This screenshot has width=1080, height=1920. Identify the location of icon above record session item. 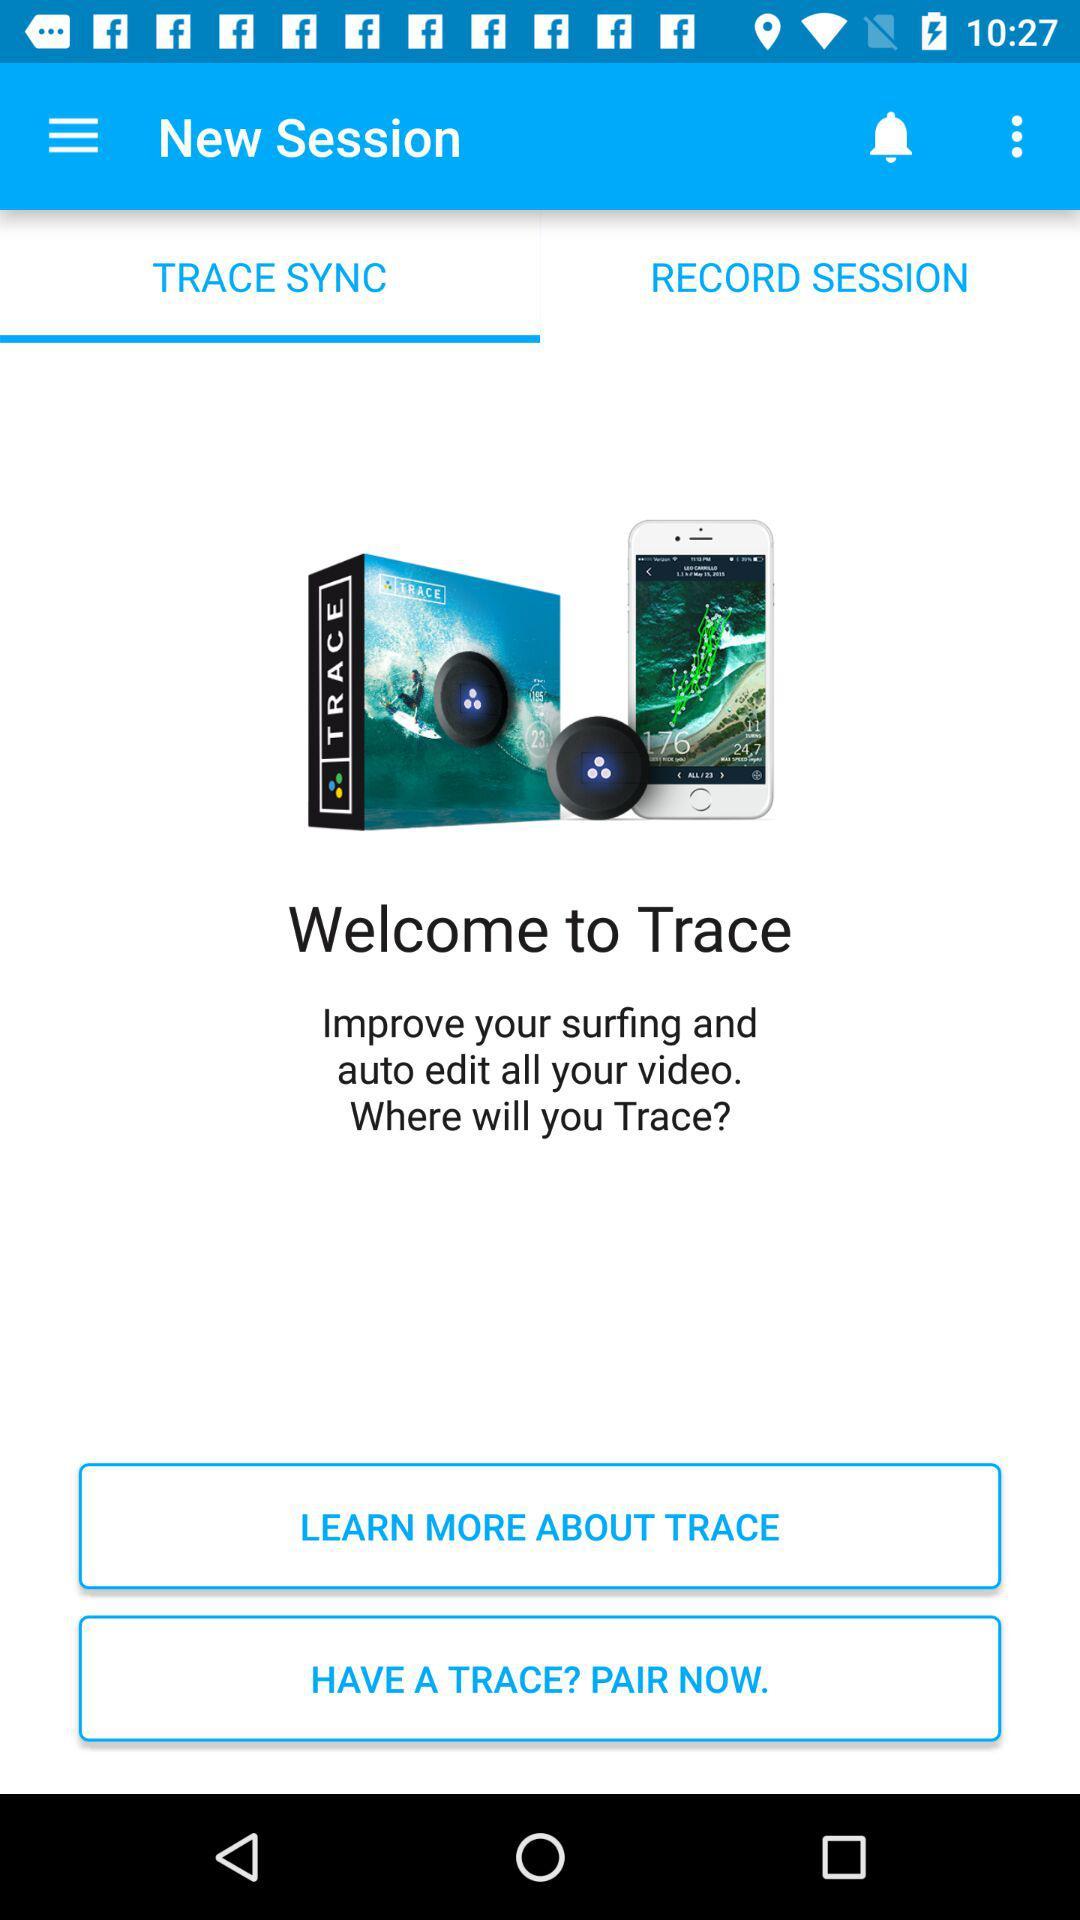
(1017, 135).